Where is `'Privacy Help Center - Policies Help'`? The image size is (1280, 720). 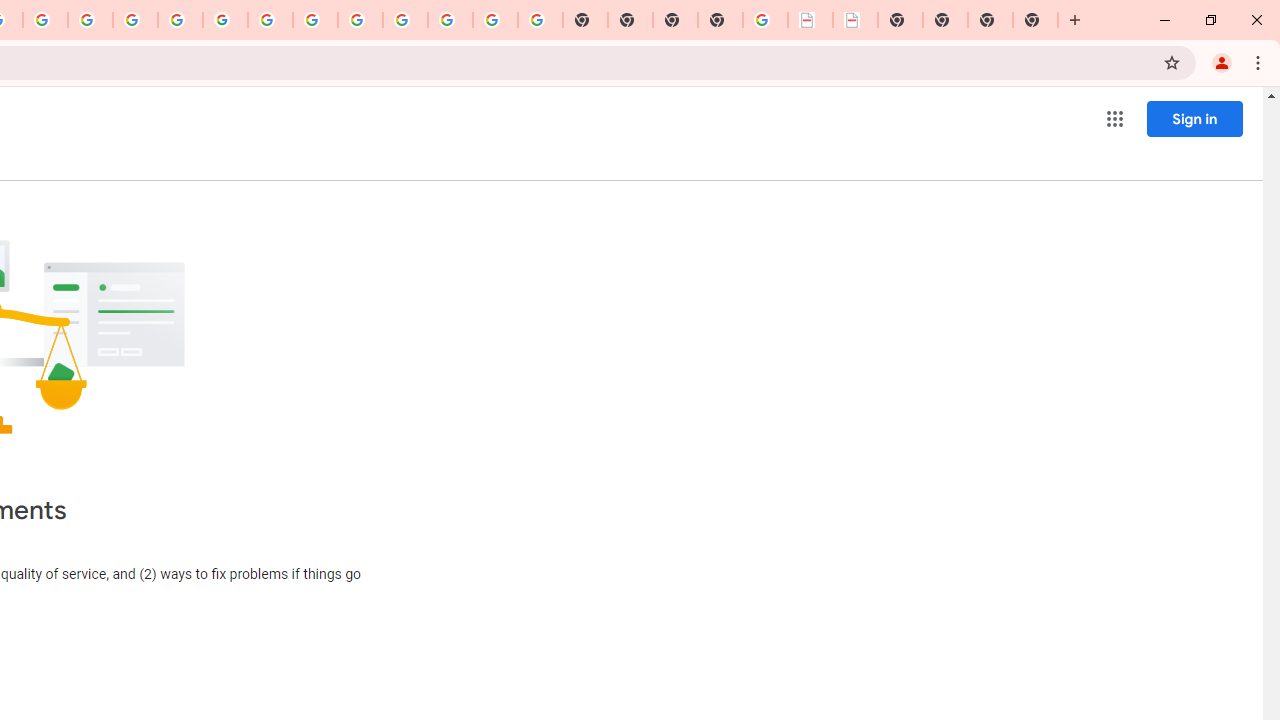
'Privacy Help Center - Policies Help' is located at coordinates (89, 20).